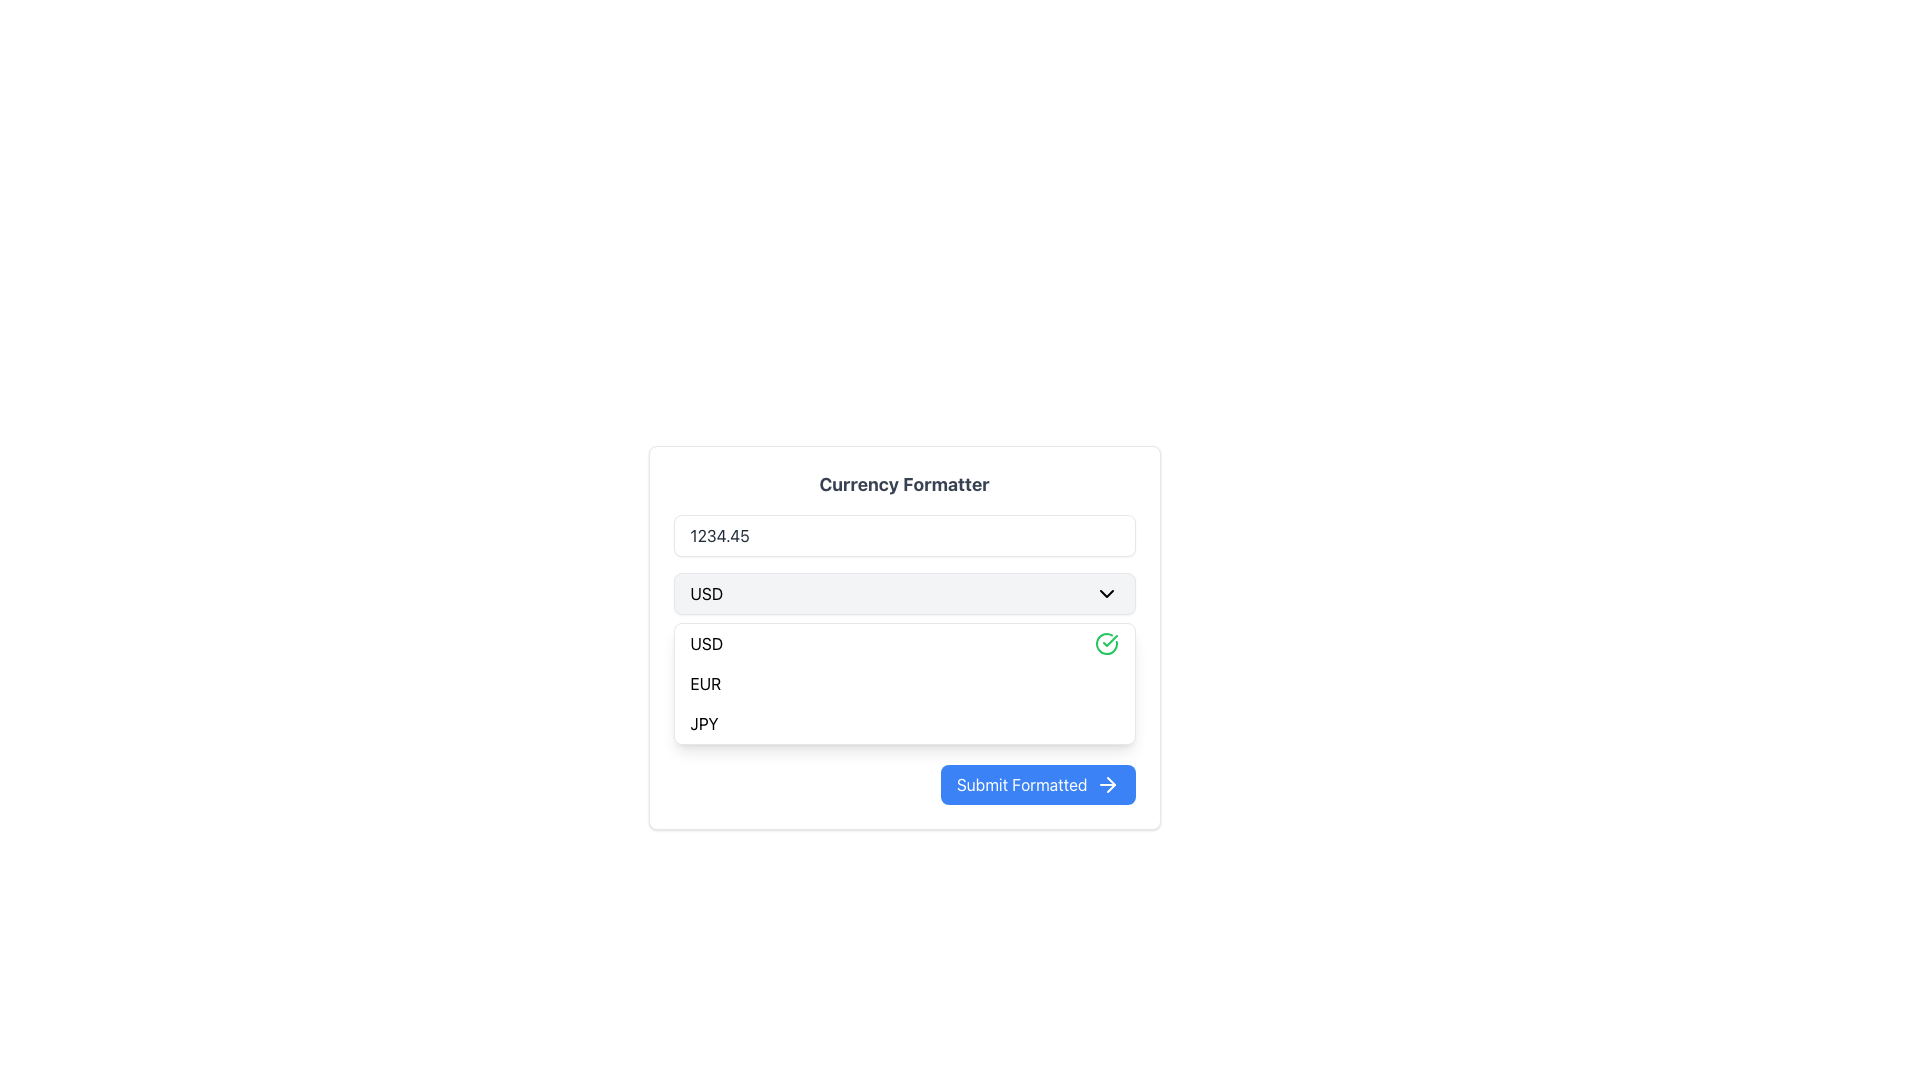 This screenshot has height=1080, width=1920. Describe the element at coordinates (1105, 593) in the screenshot. I see `the chevron-shaped icon pointing downward, located to the right side of the text 'USD'` at that location.